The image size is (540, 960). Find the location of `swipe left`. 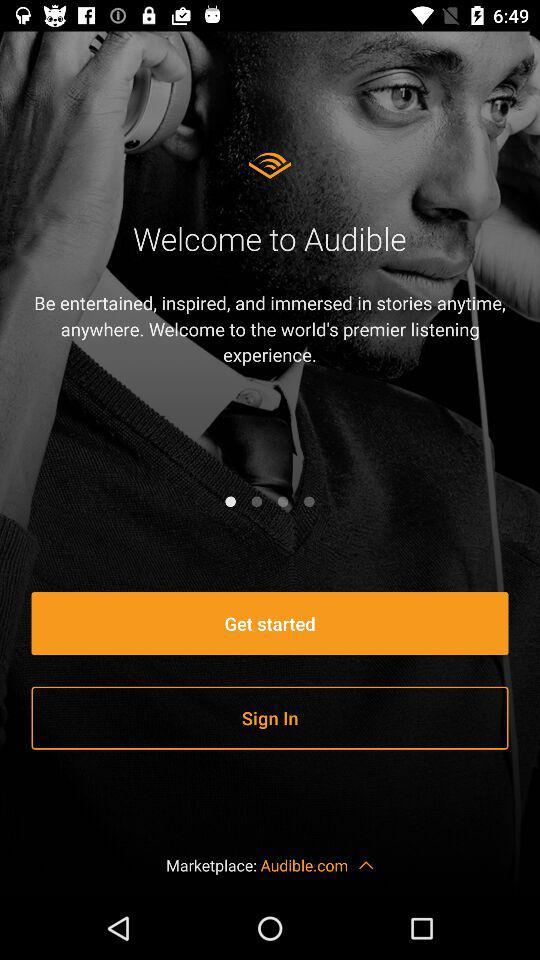

swipe left is located at coordinates (256, 500).